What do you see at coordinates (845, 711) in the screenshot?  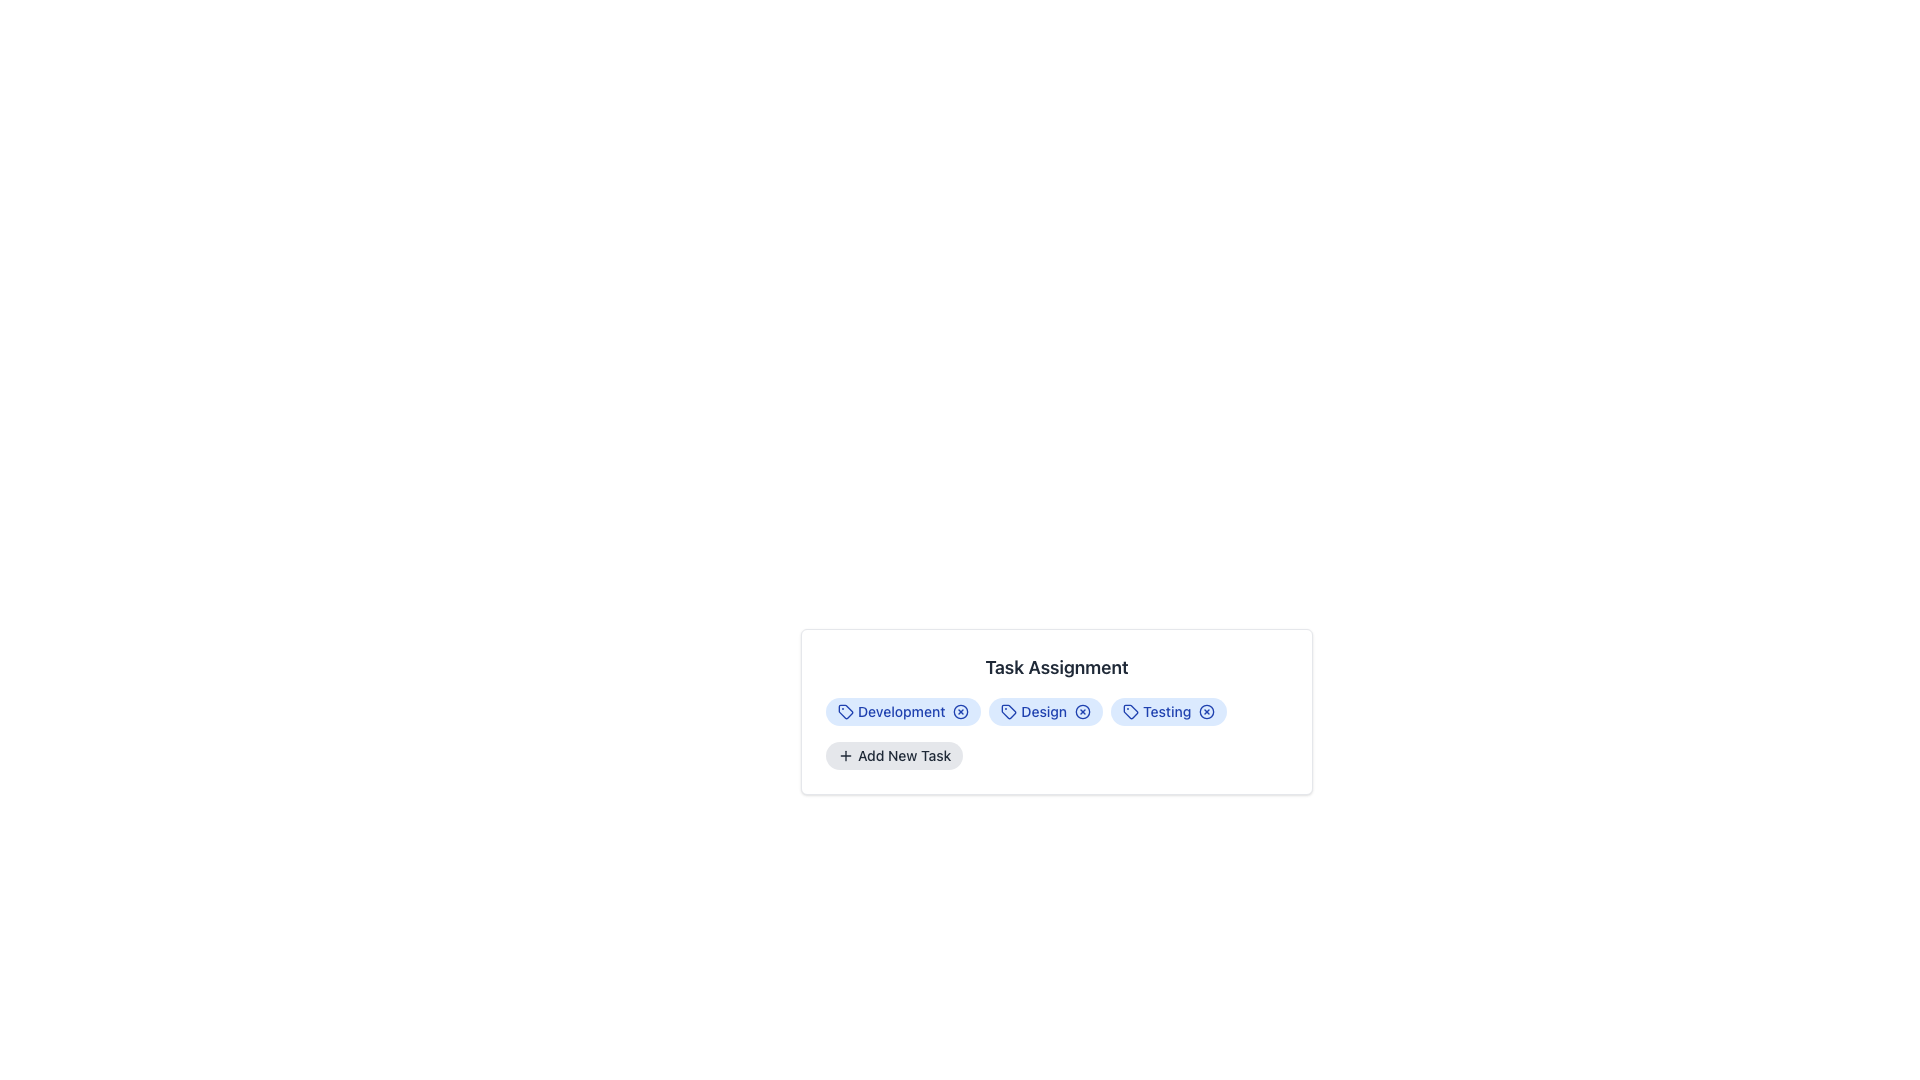 I see `the tag icon with a blue outline located next to the 'Development' label in the task assignment section` at bounding box center [845, 711].